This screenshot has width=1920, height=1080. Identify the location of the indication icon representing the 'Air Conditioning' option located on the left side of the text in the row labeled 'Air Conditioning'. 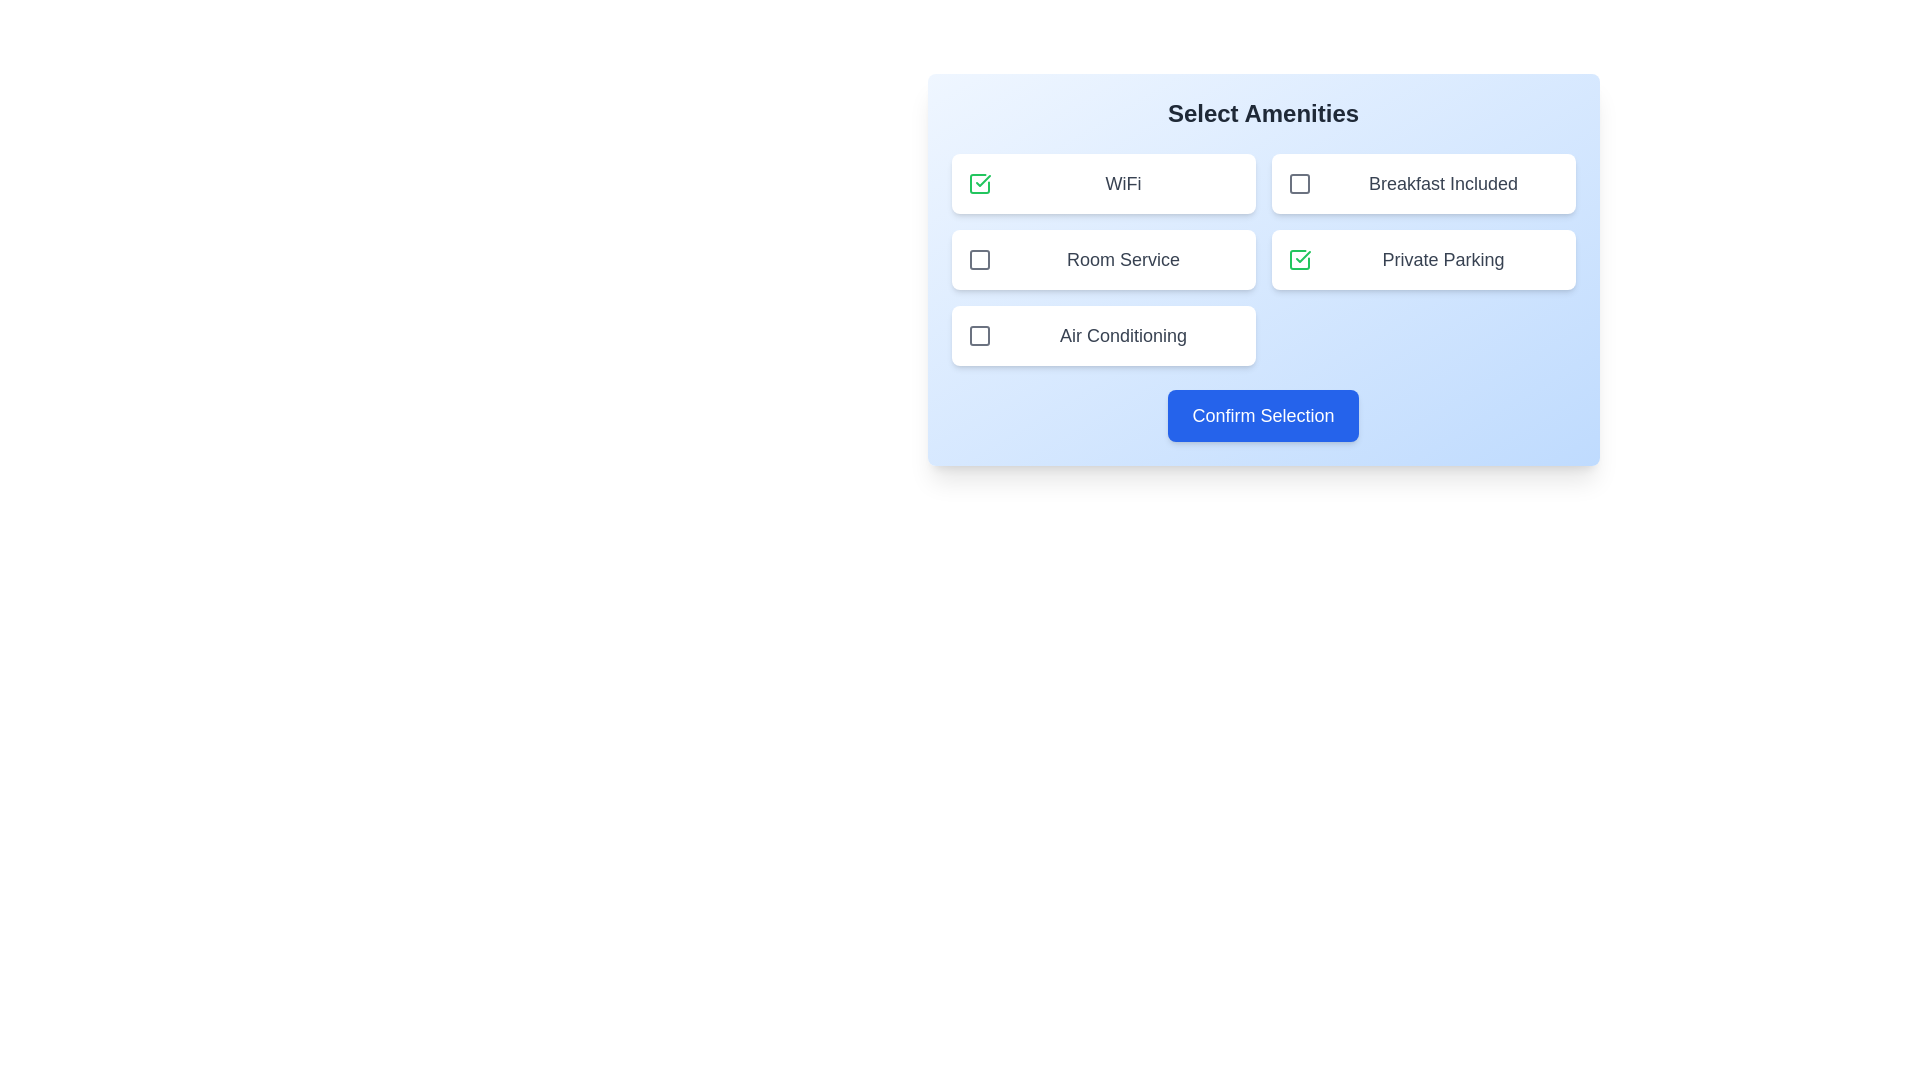
(979, 334).